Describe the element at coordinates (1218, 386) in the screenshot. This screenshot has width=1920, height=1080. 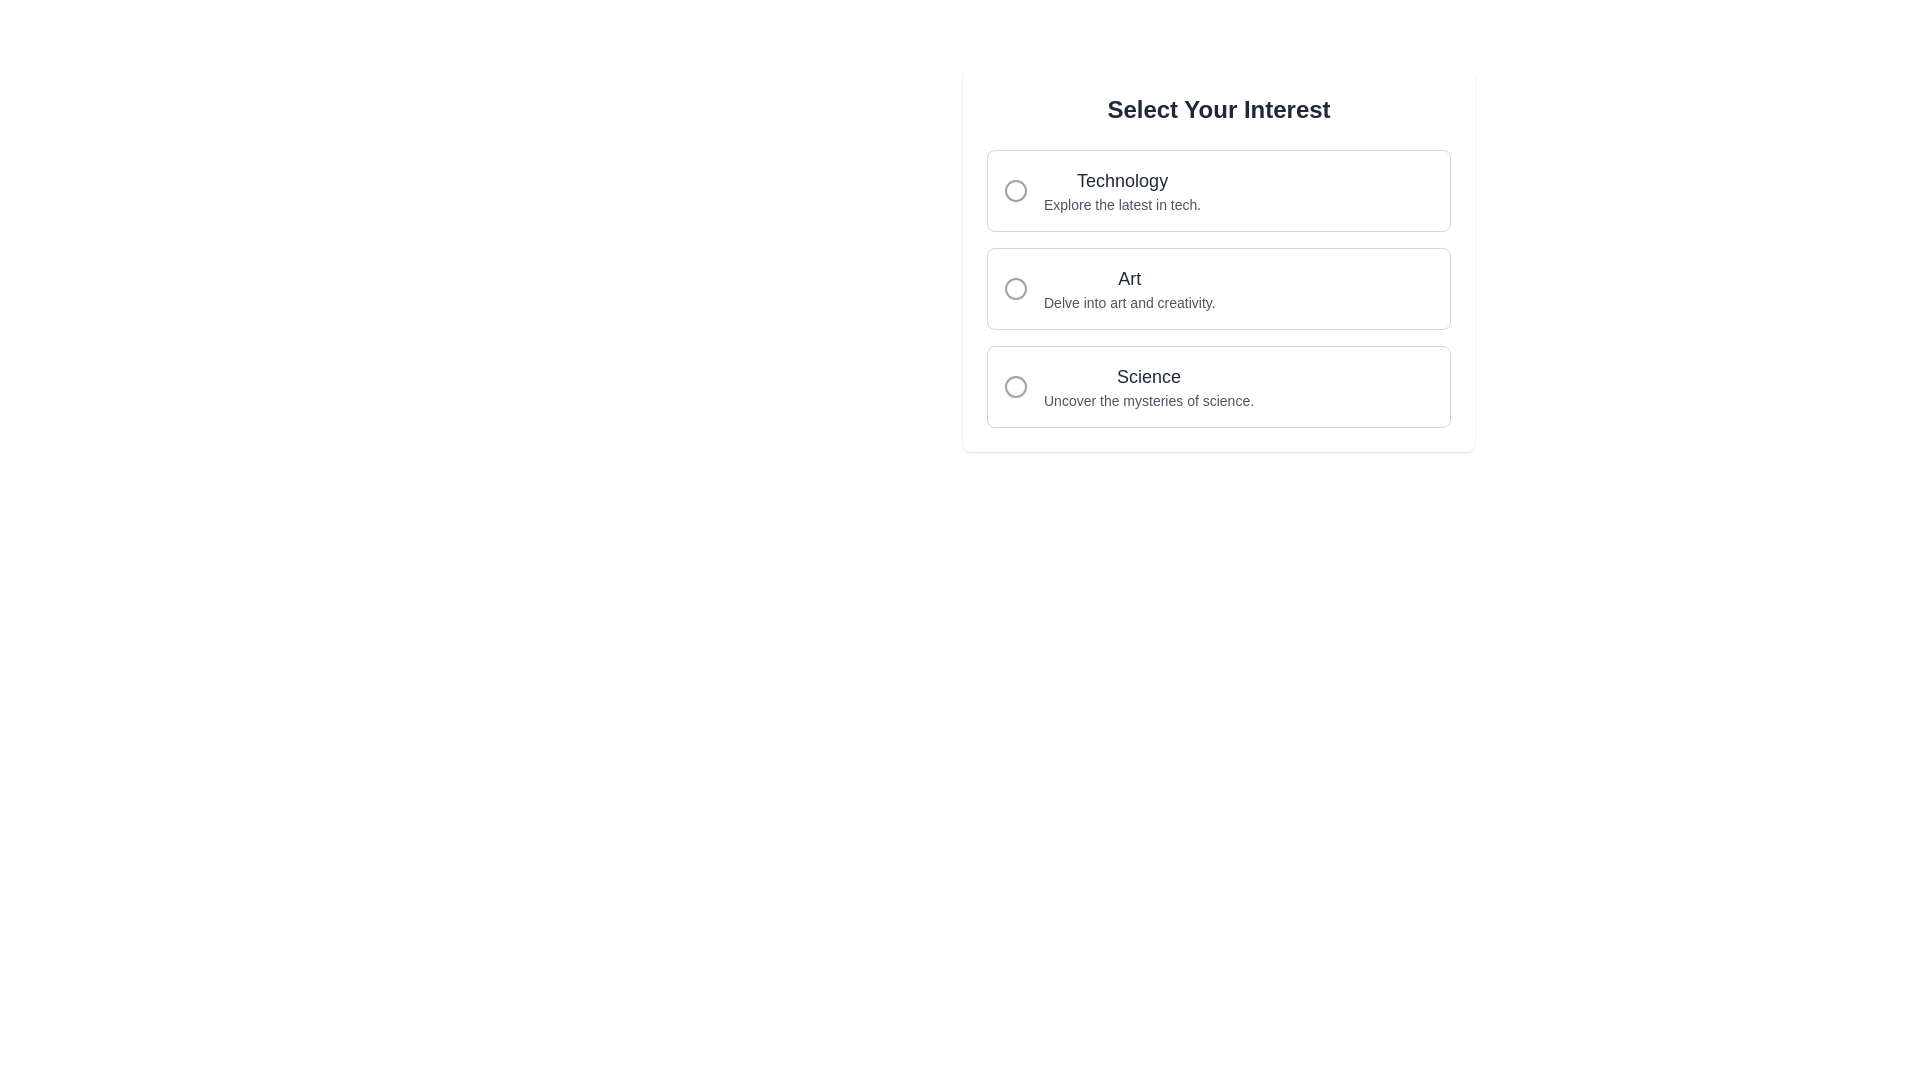
I see `the 'Science' radio button option` at that location.